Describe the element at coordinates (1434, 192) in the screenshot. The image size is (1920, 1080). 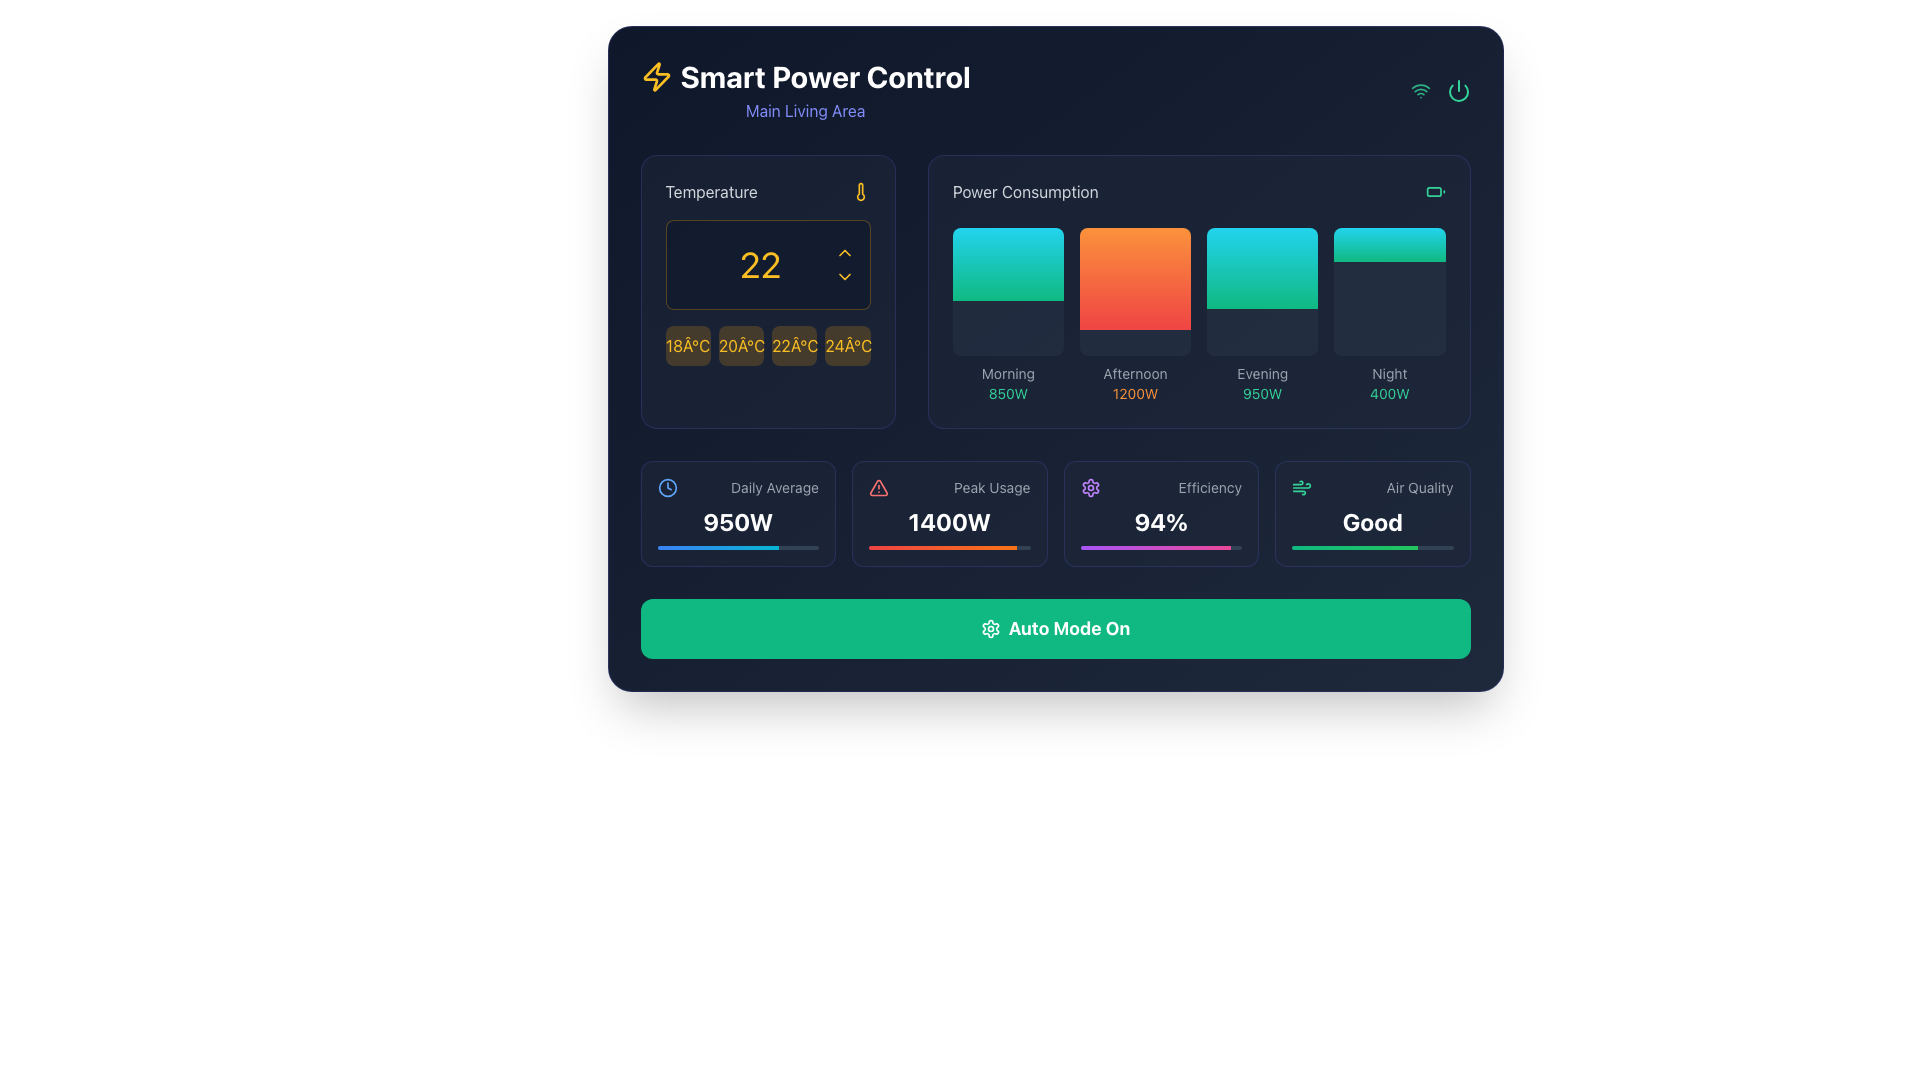
I see `the battery icon, which is outlined in light emerald green and located at the far right side of the 'Power Consumption' section` at that location.